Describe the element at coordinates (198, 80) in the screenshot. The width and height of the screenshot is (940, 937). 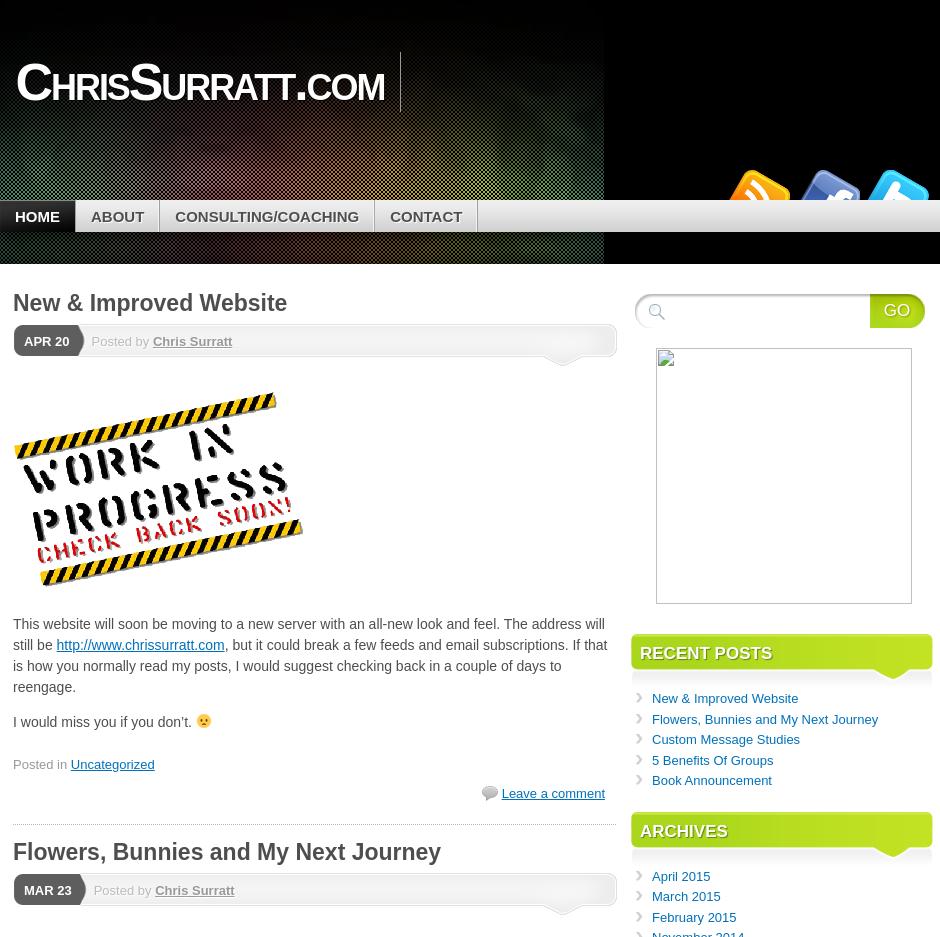
I see `'ChrisSurratt.com'` at that location.